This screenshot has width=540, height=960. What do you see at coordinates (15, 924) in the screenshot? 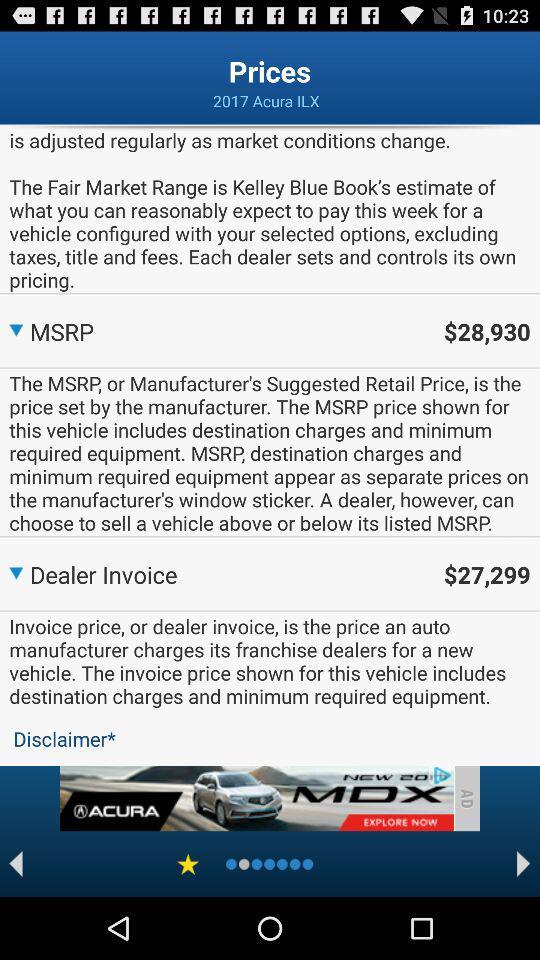
I see `the arrow_backward icon` at bounding box center [15, 924].